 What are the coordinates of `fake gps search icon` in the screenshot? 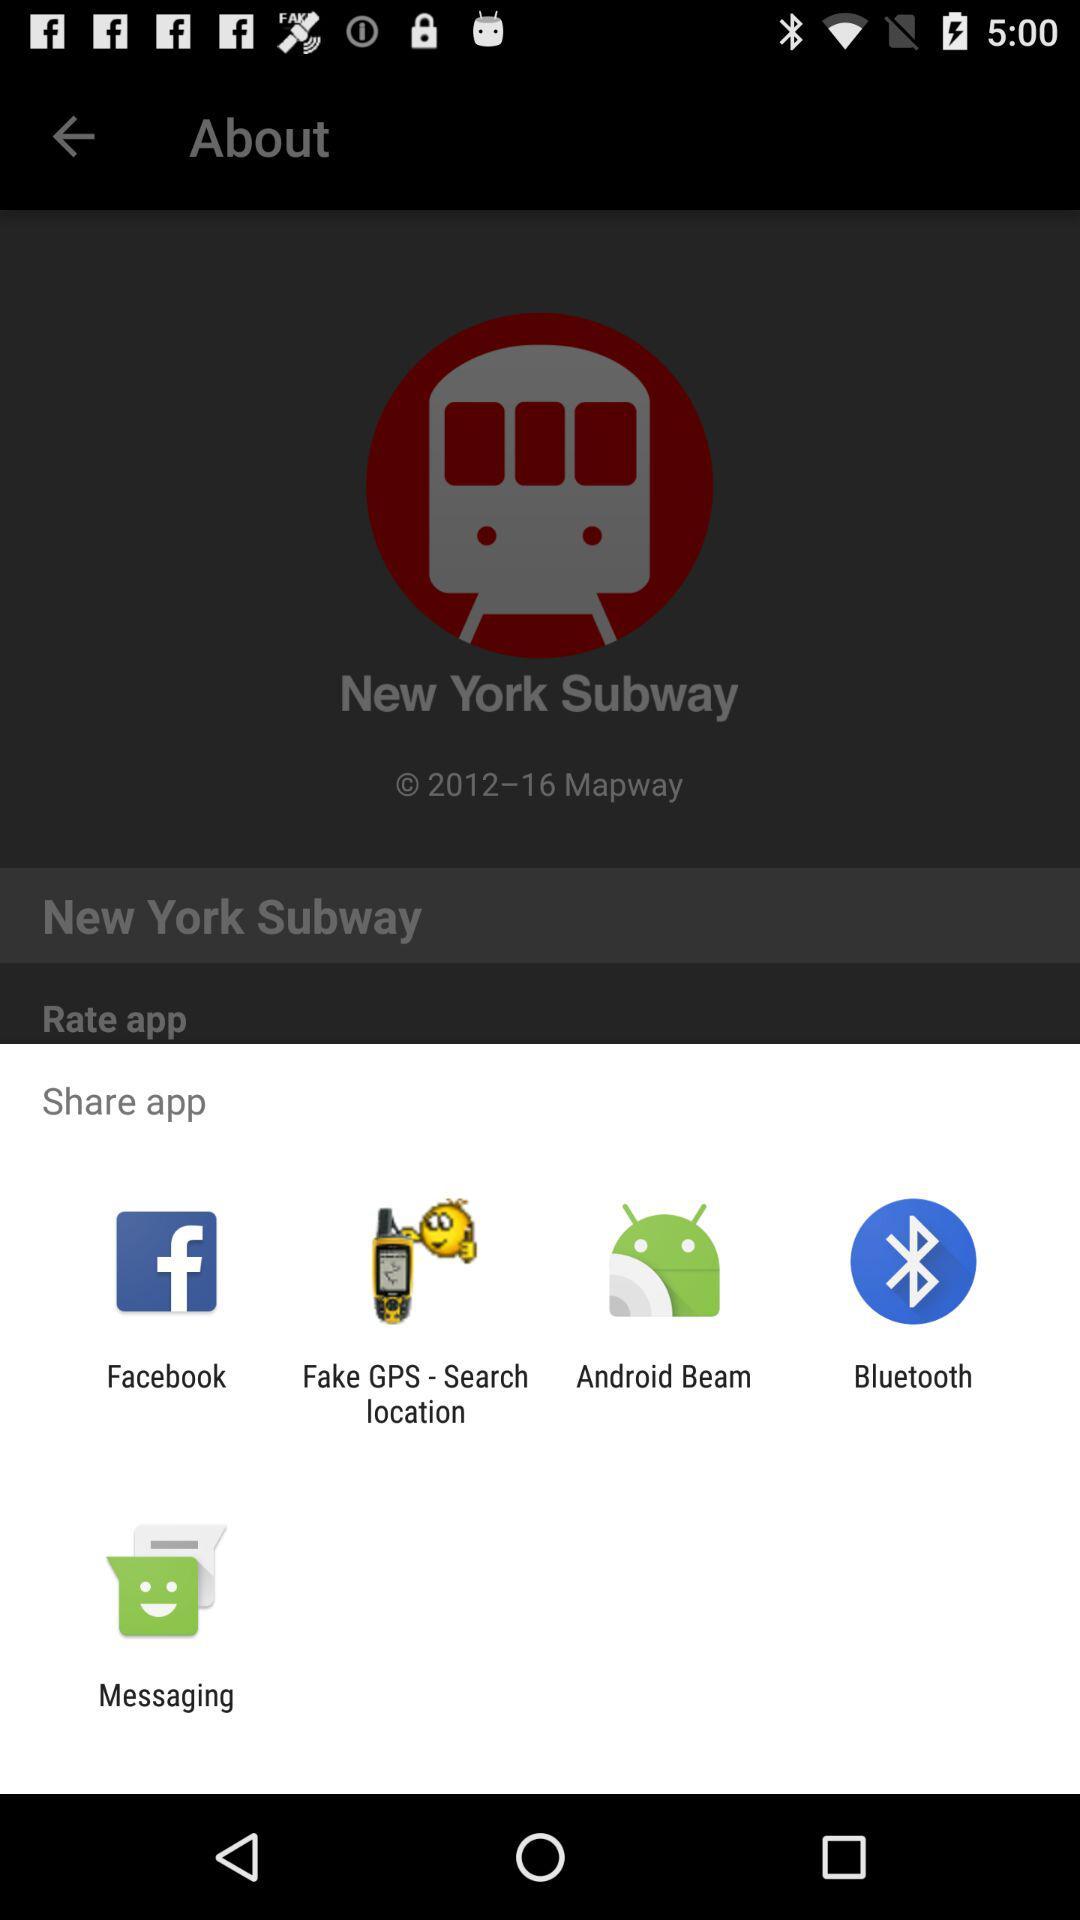 It's located at (414, 1392).